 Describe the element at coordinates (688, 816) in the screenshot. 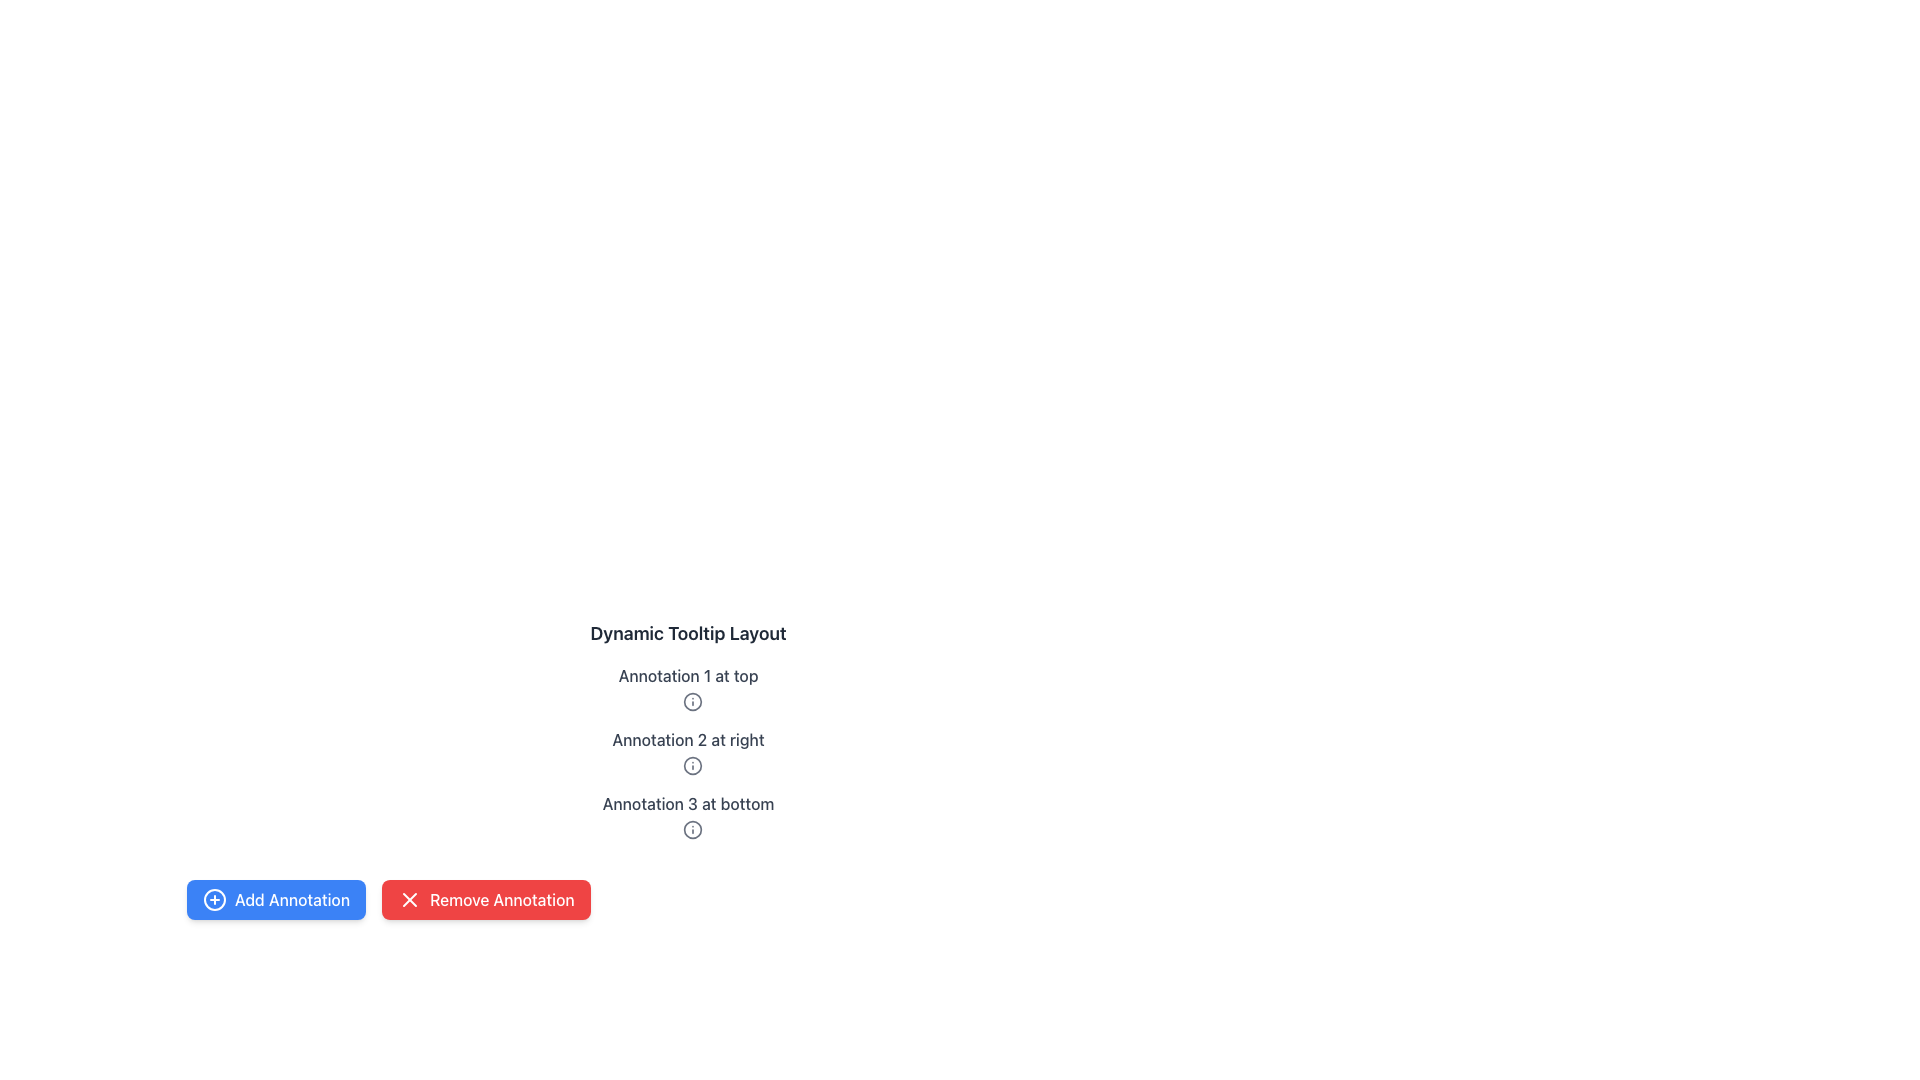

I see `the information icon next to the static text component labeled 'Annotation 3 at bottom'` at that location.